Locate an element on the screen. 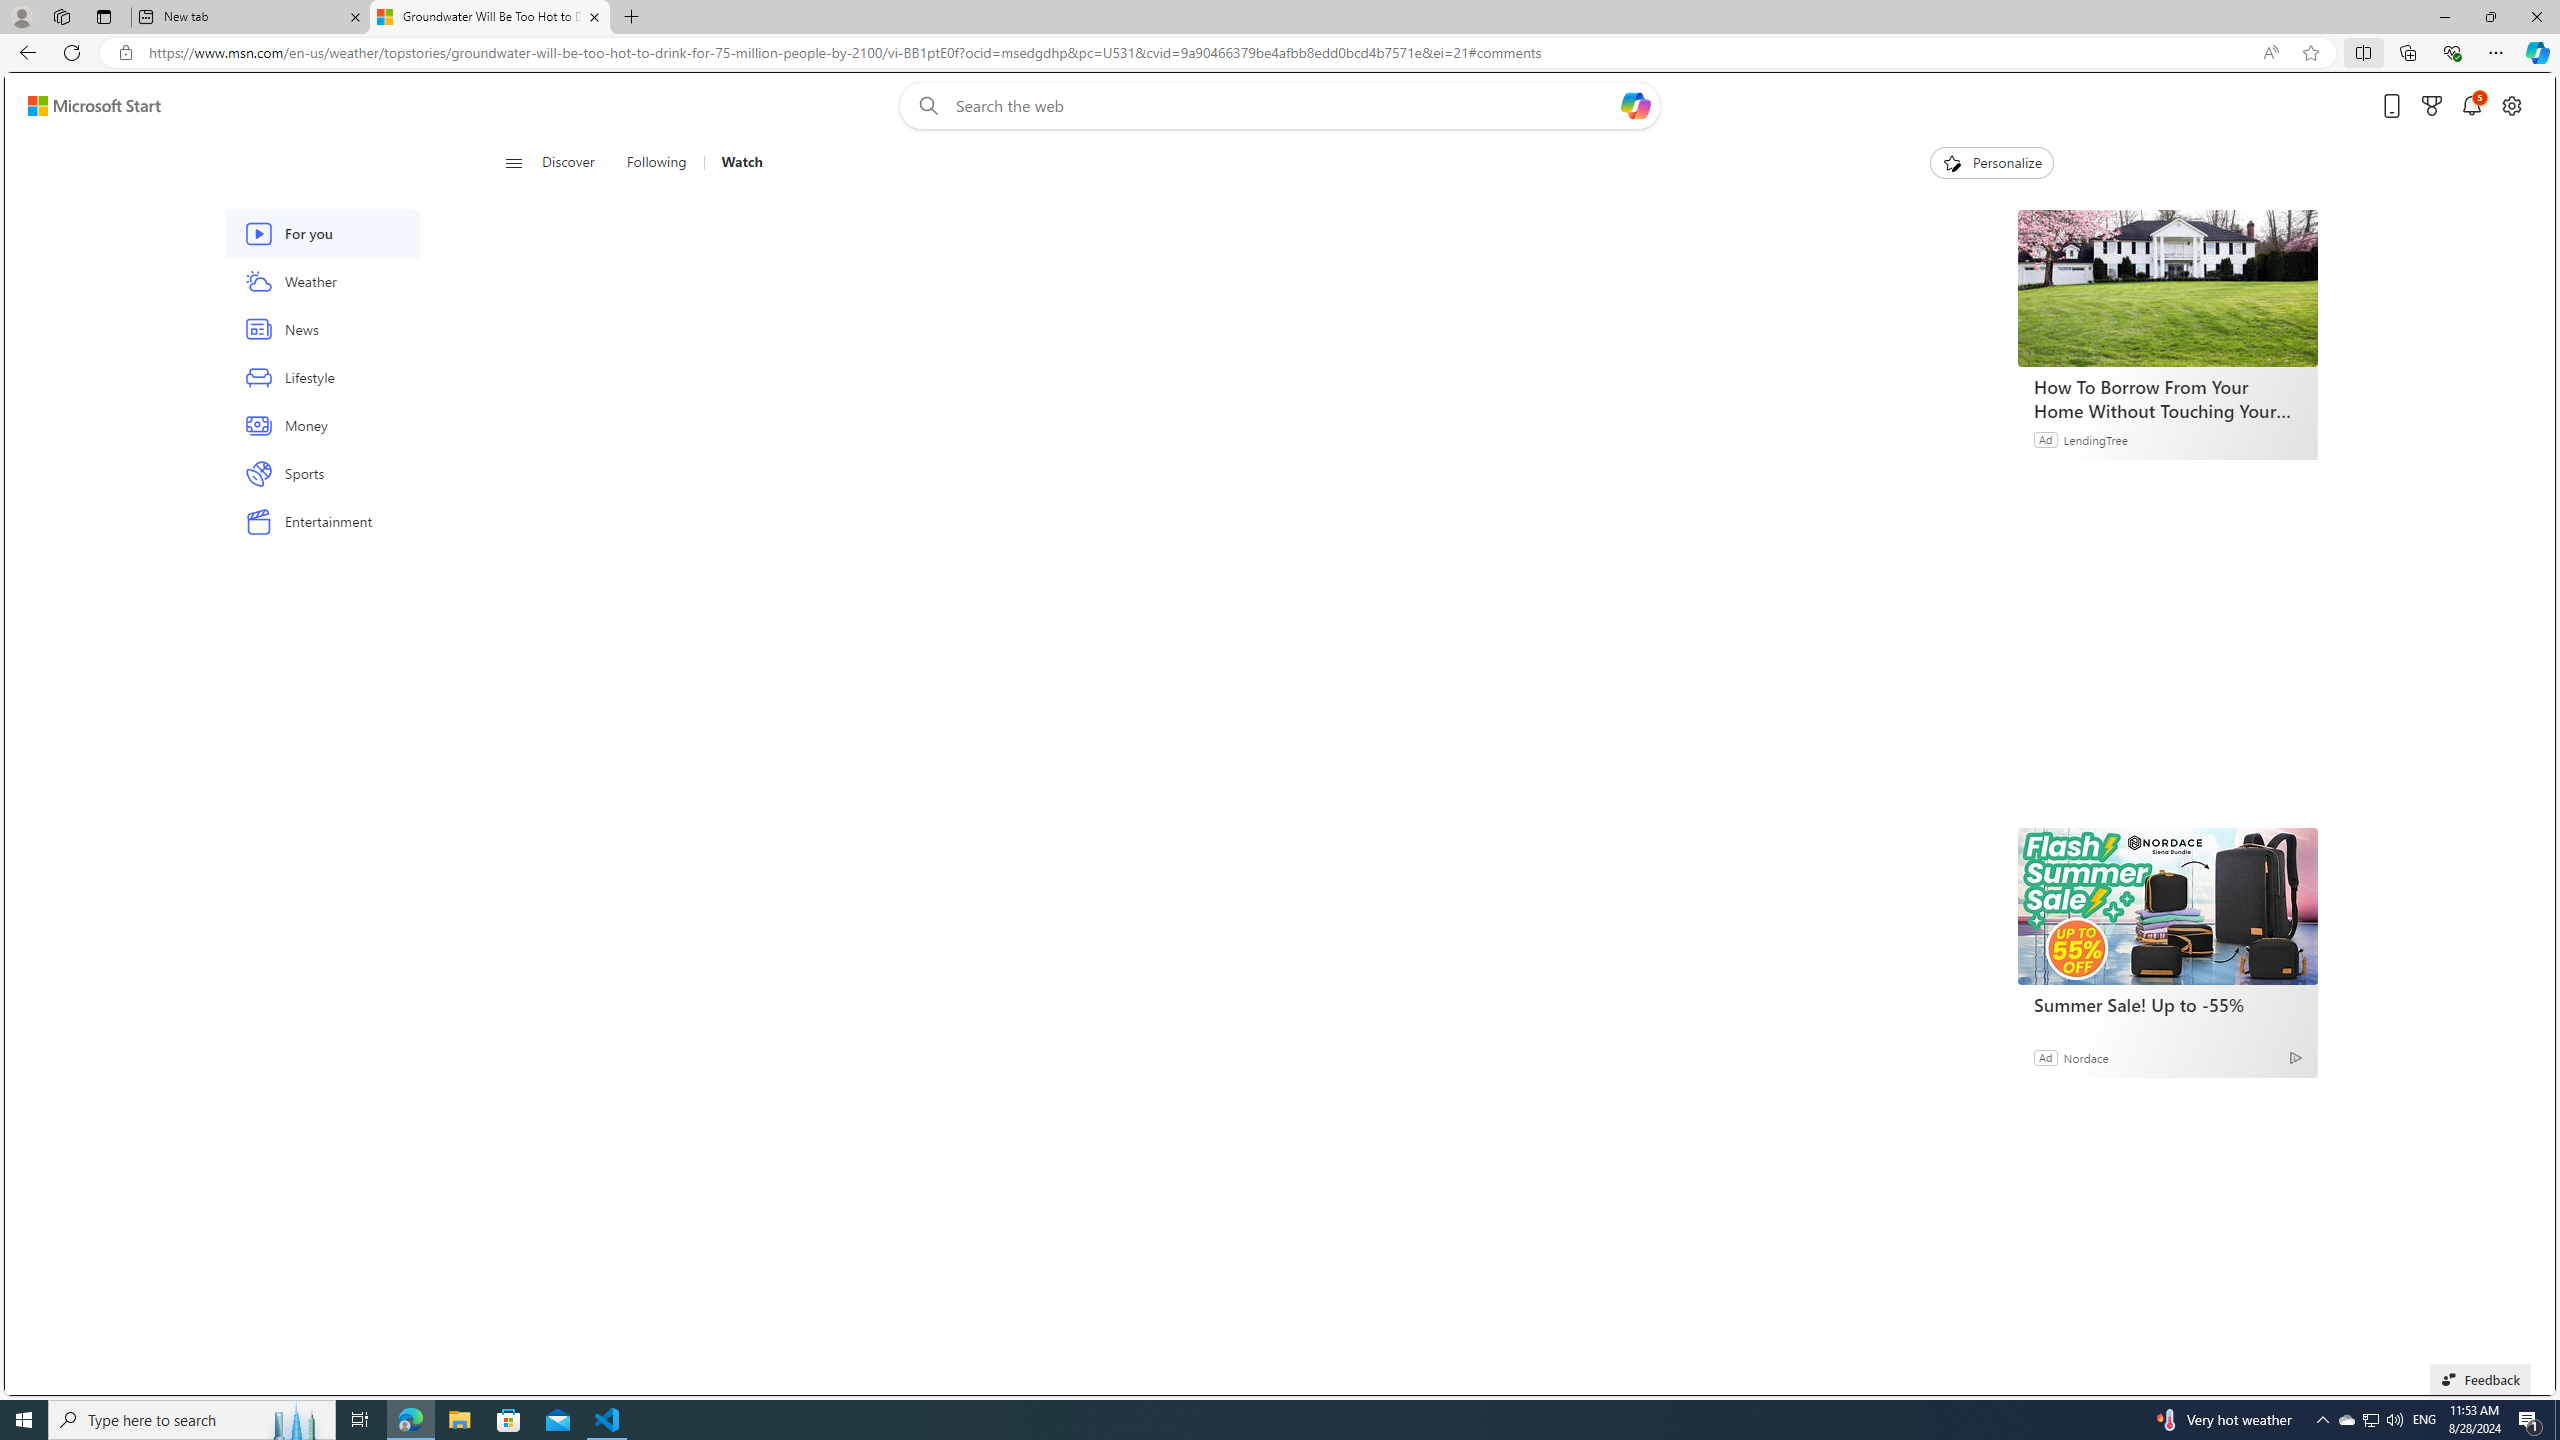 Image resolution: width=2560 pixels, height=1440 pixels. 'How To Borrow From Your Home Without Touching Your Mortgage' is located at coordinates (2168, 398).